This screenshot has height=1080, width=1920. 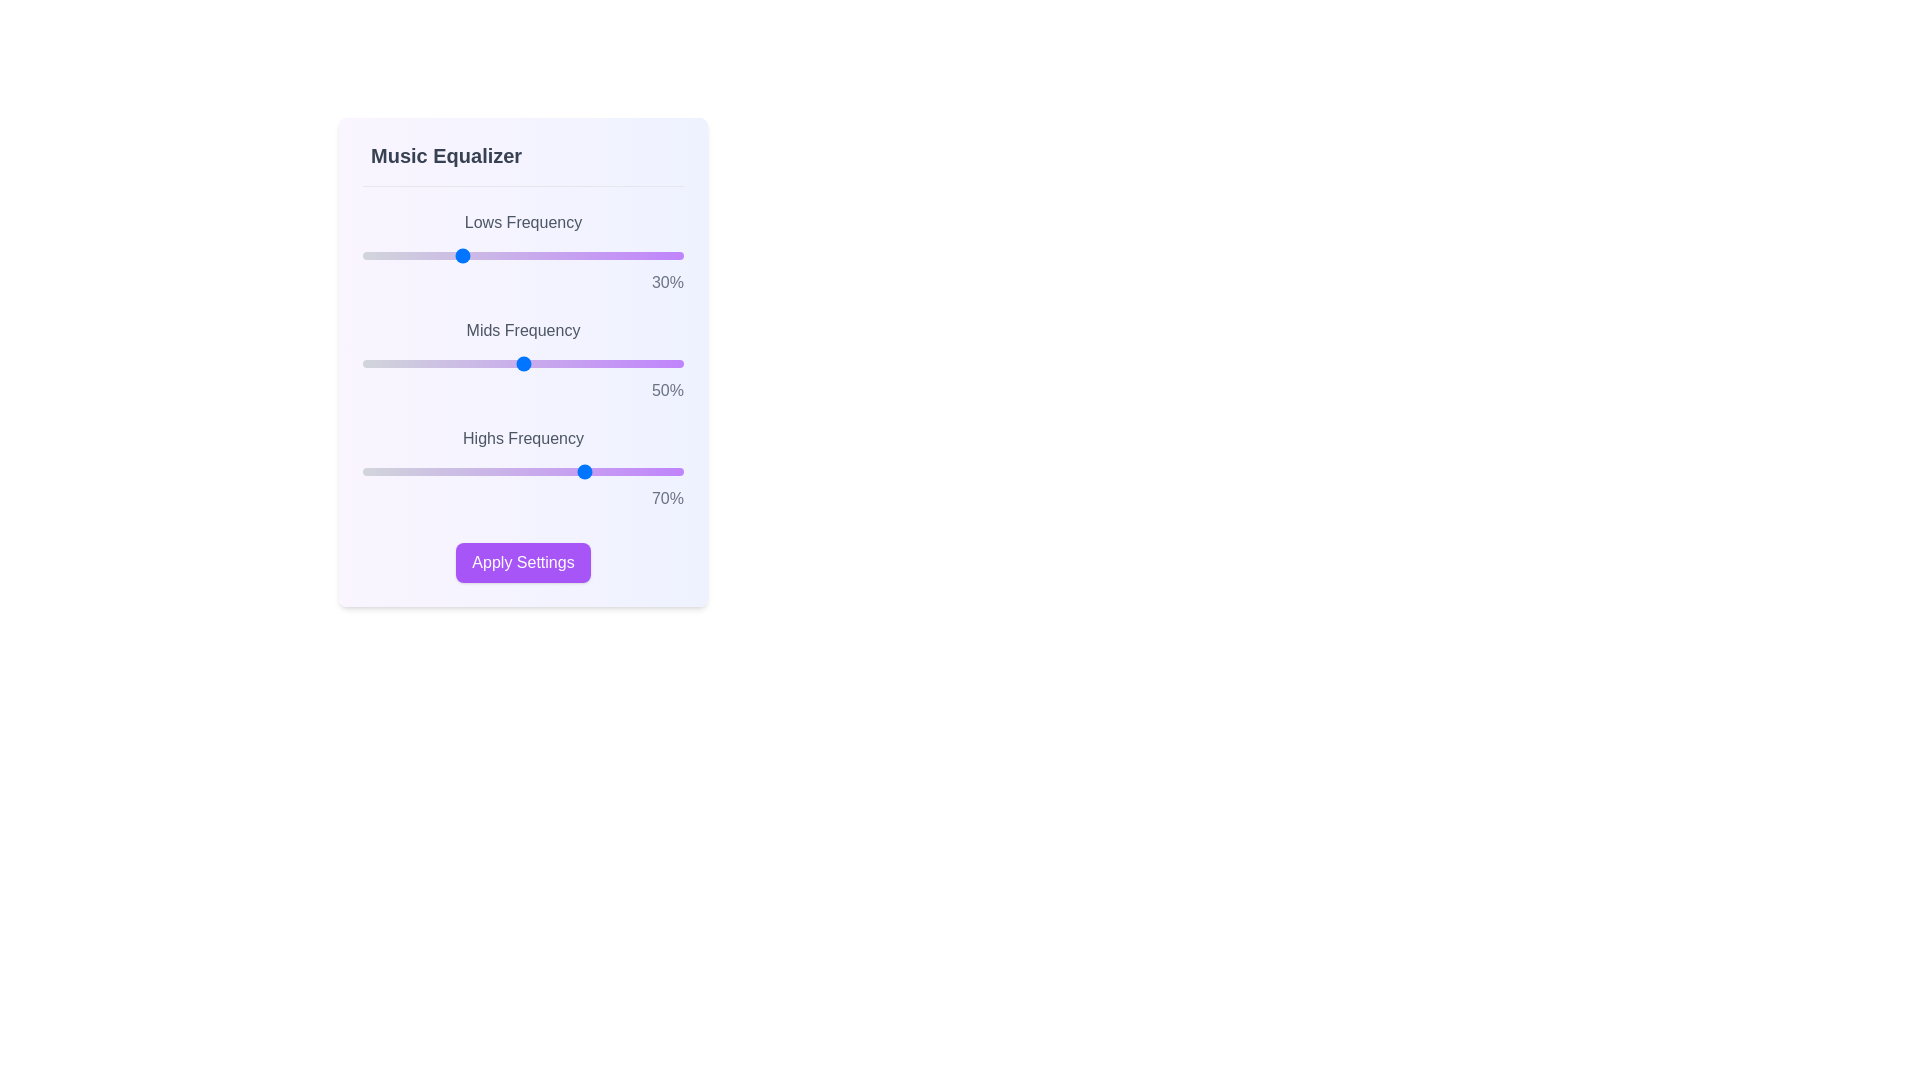 I want to click on the 'Lows Frequency' slider to 45%, so click(x=507, y=254).